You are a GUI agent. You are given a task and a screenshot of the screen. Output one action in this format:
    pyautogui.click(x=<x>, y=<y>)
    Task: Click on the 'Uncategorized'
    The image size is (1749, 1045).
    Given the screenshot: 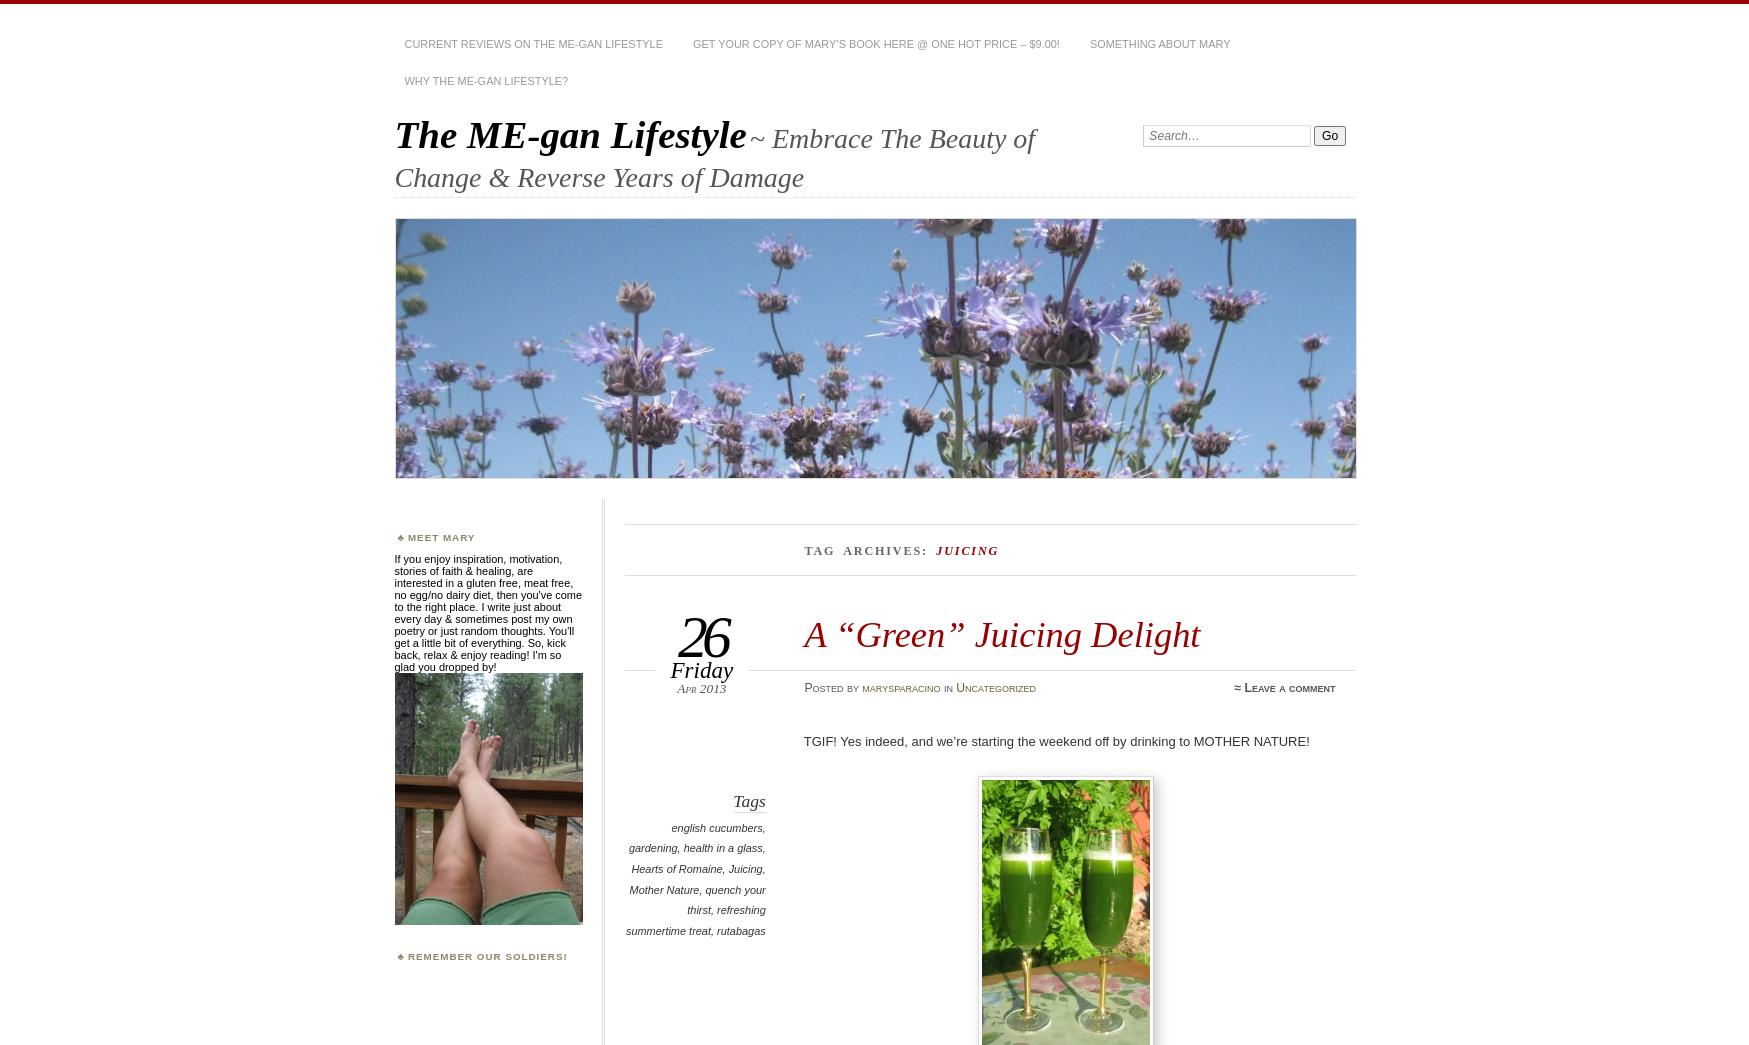 What is the action you would take?
    pyautogui.click(x=955, y=686)
    